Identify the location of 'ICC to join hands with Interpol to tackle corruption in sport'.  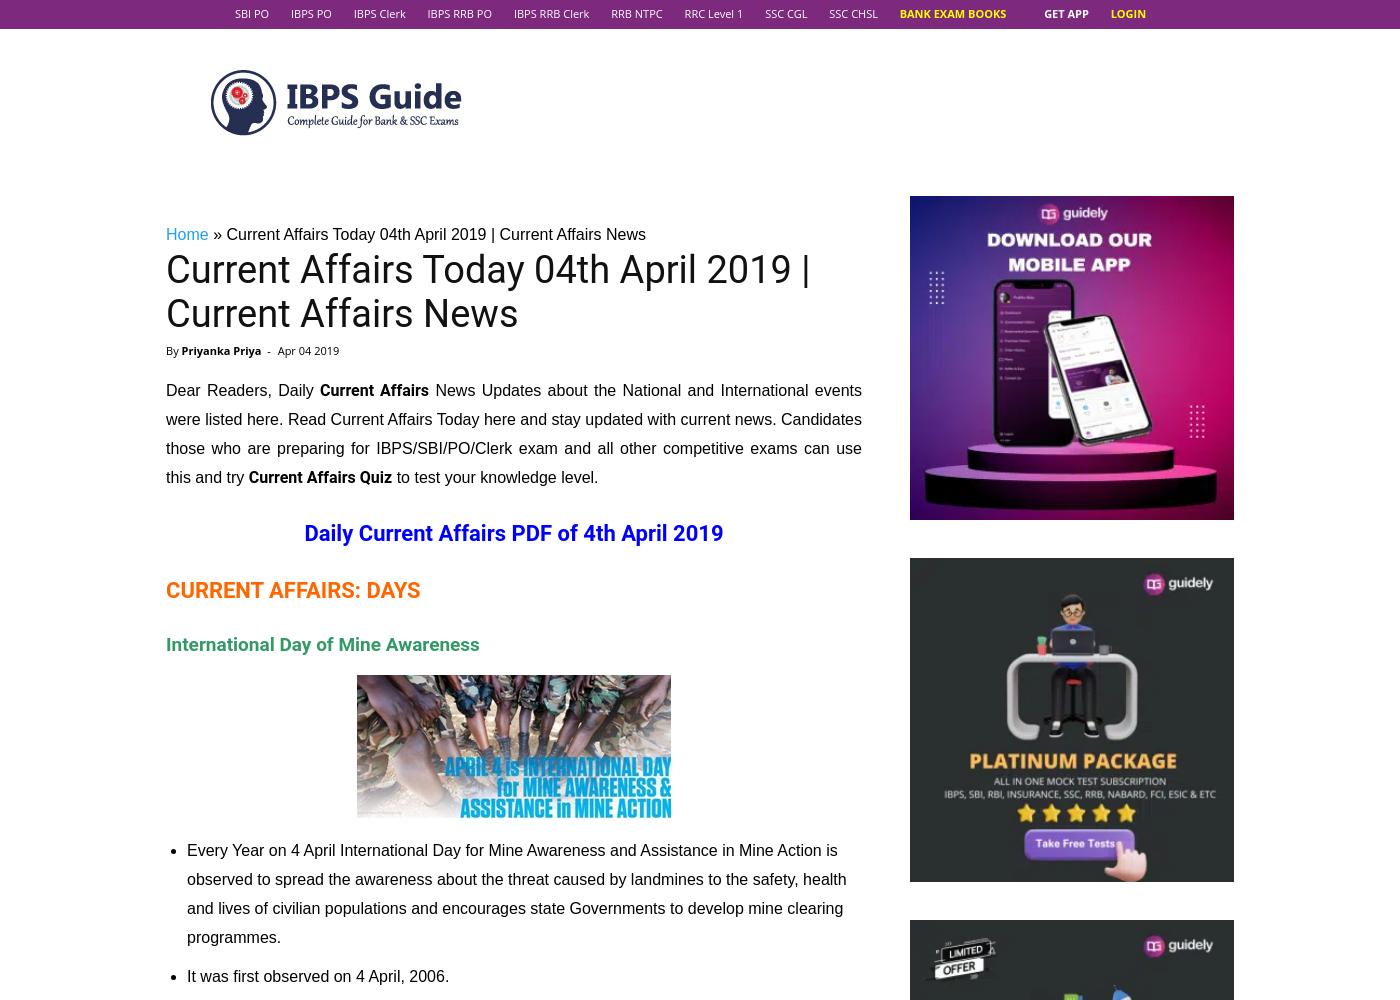
(414, 203).